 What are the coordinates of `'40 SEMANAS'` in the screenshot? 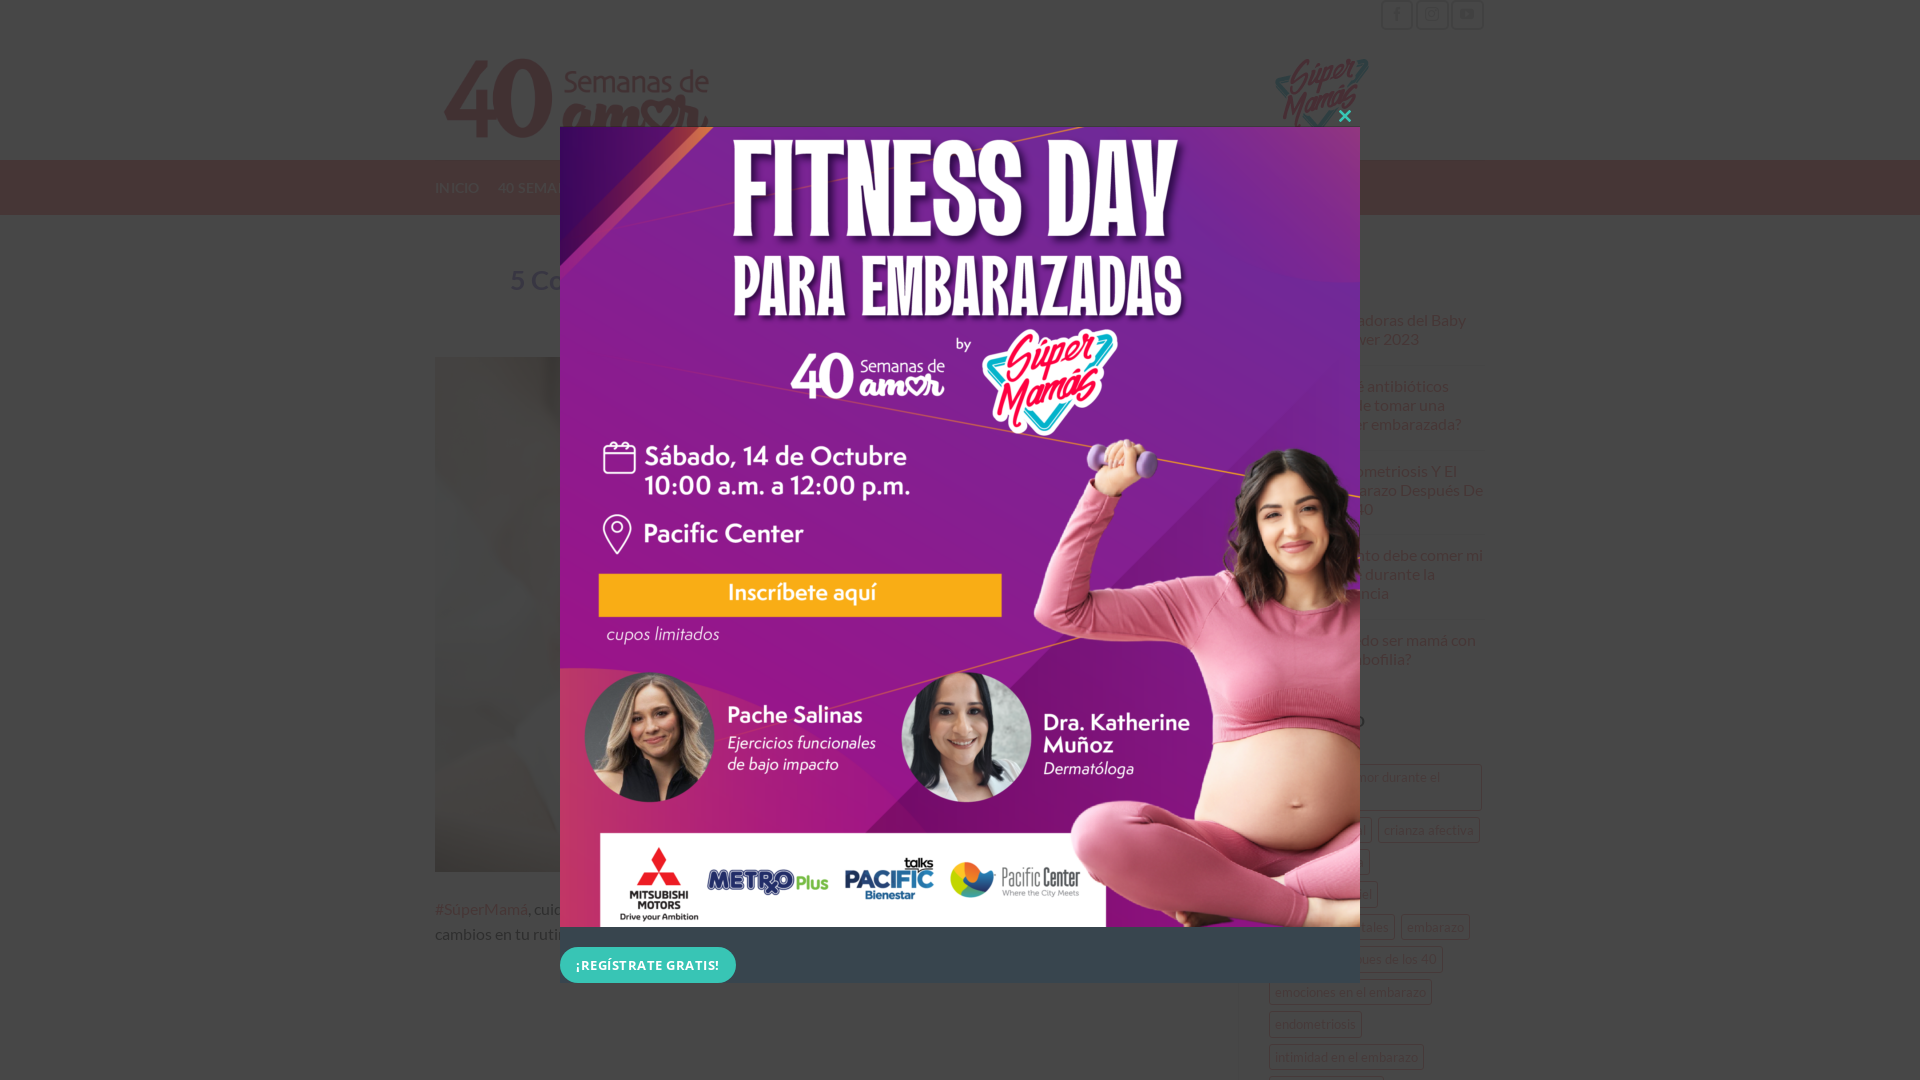 It's located at (542, 188).